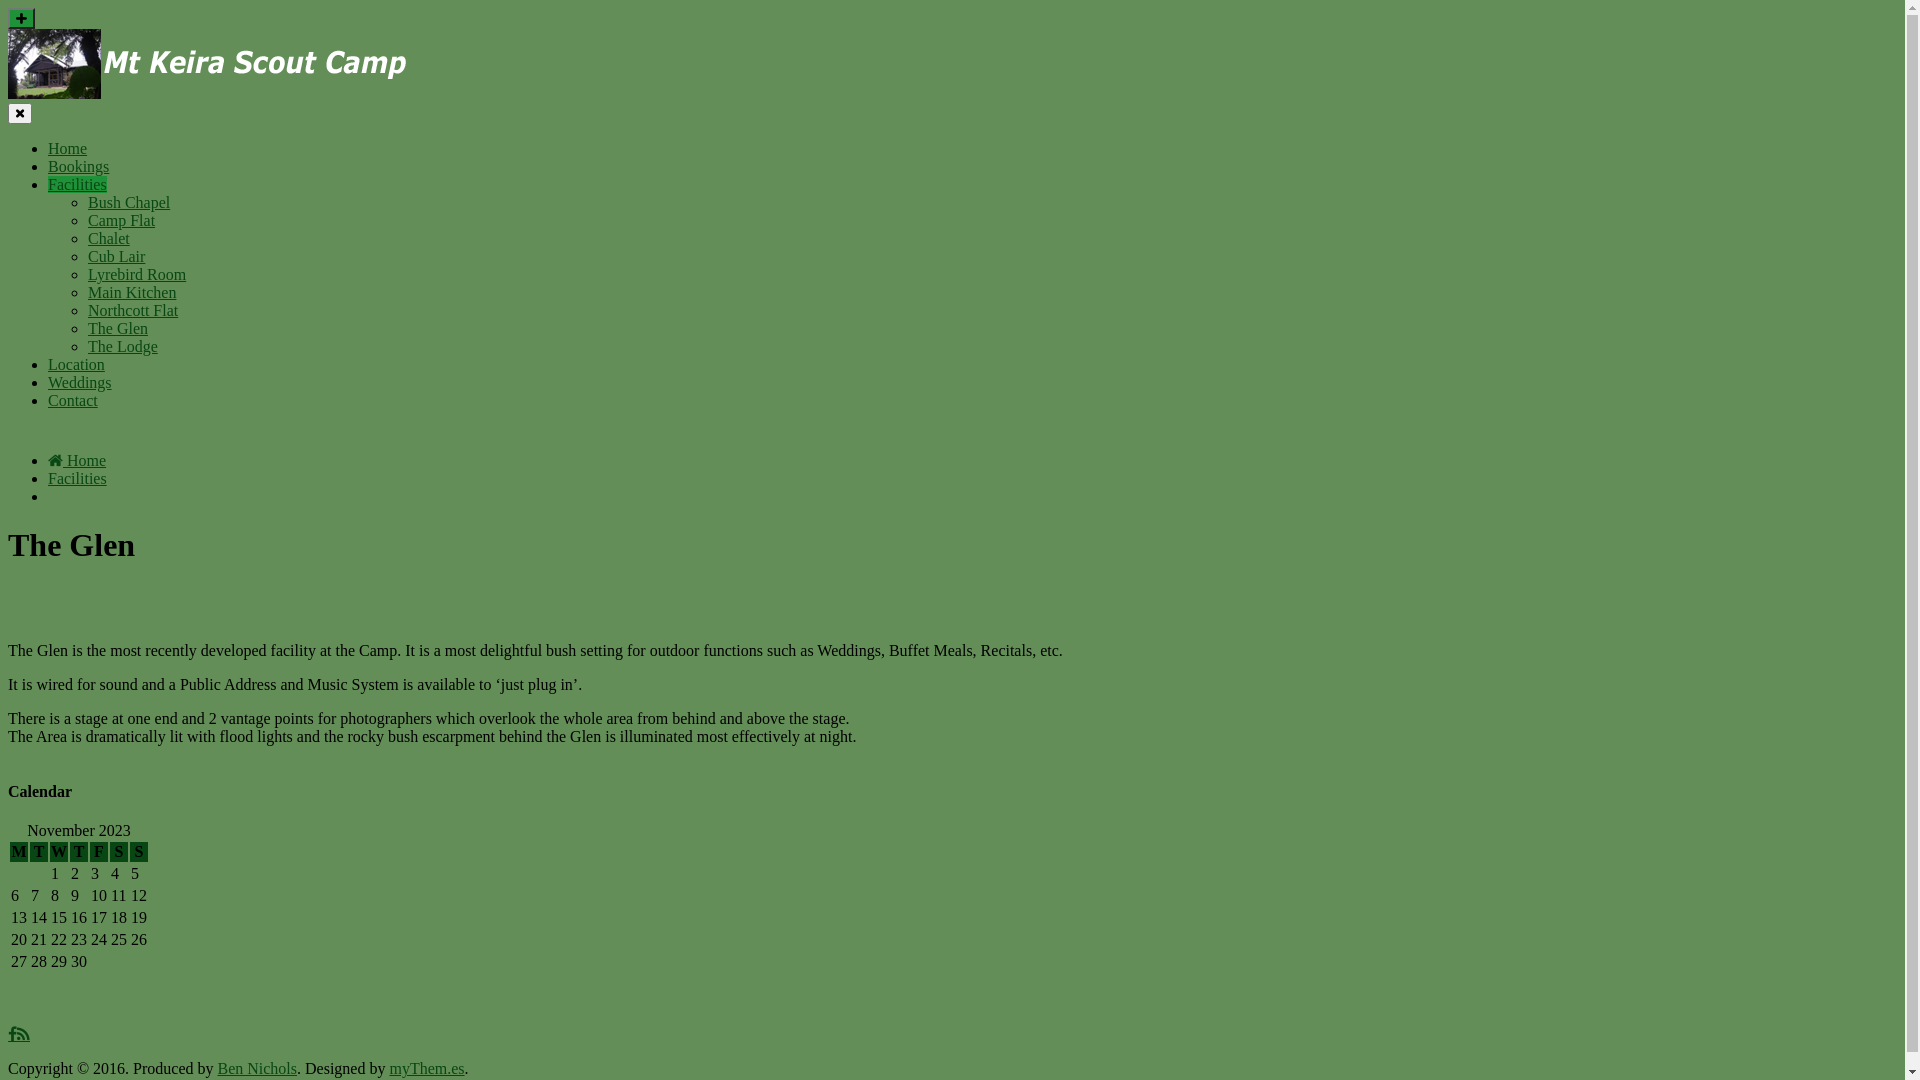 The width and height of the screenshot is (1920, 1080). Describe the element at coordinates (425, 1067) in the screenshot. I see `'myThem.es'` at that location.